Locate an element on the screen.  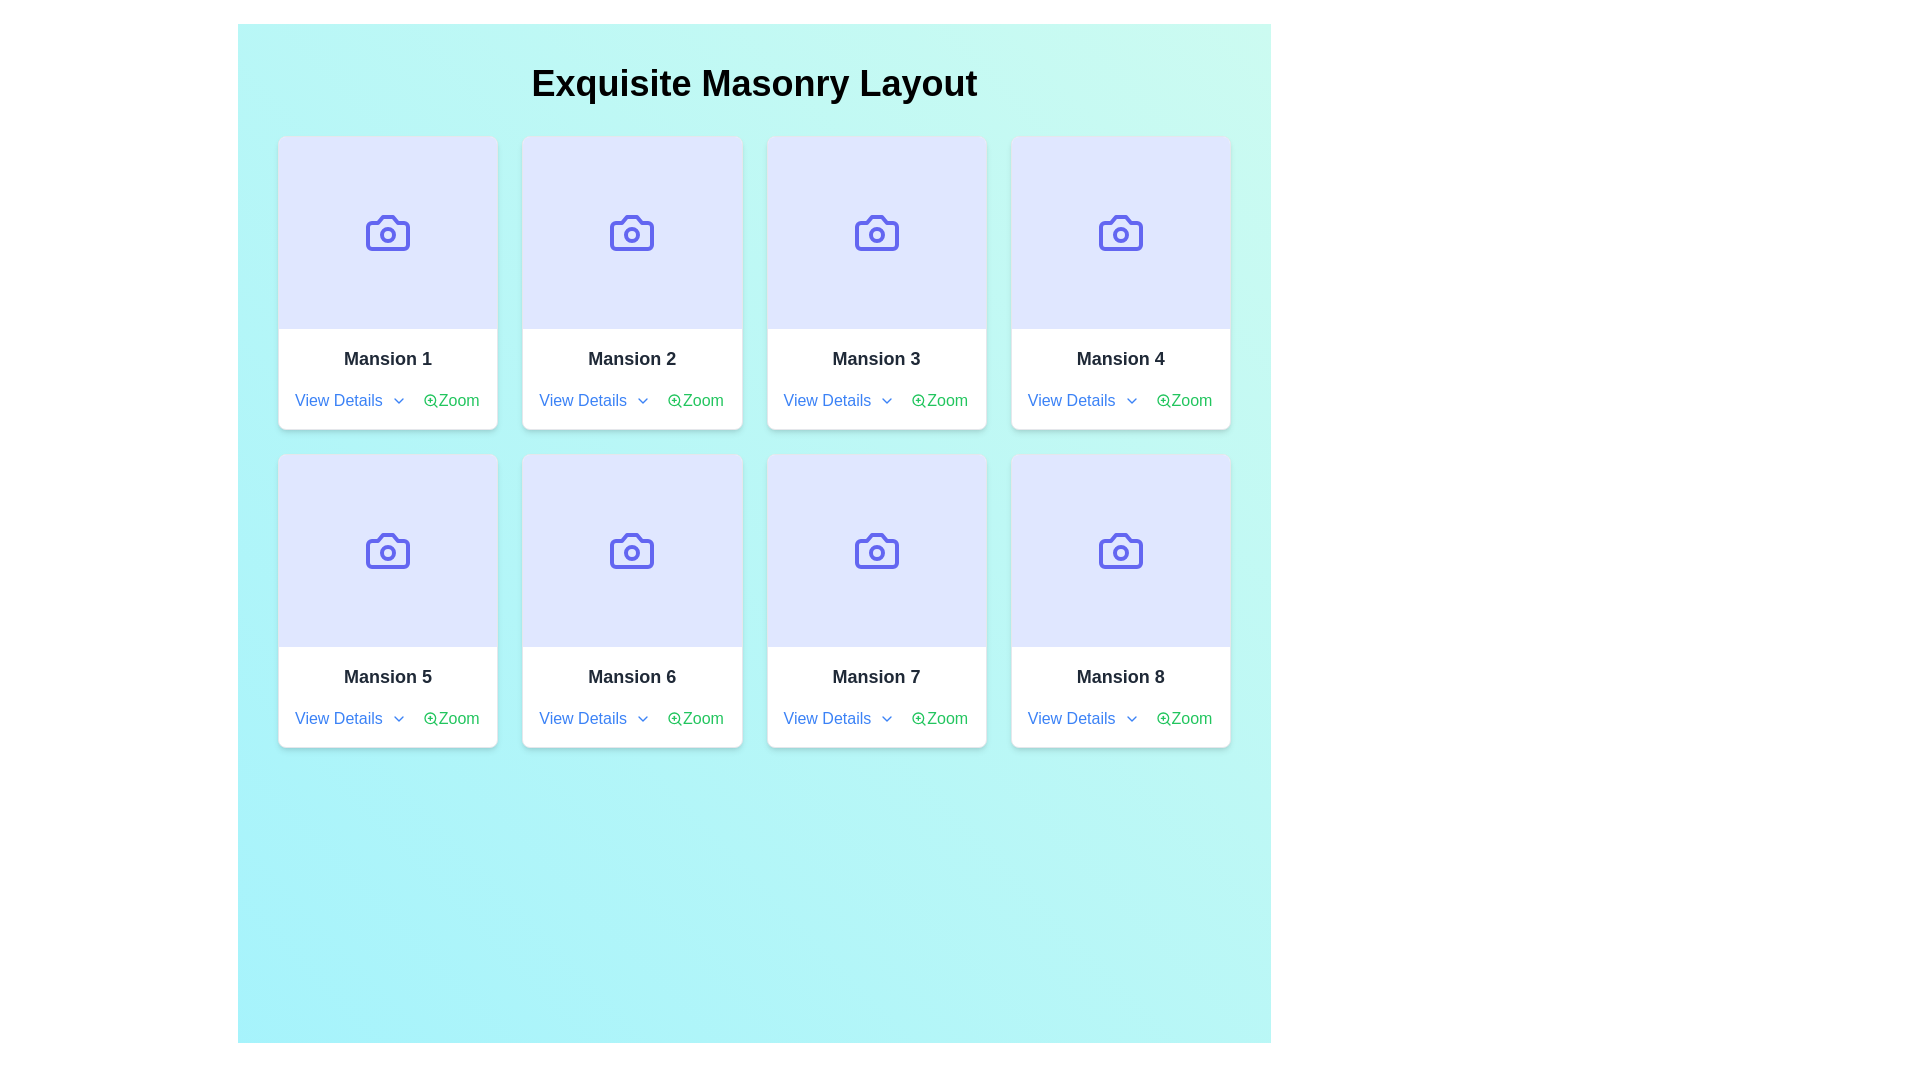
the fifth card in the gallery layout representing 'Mansion 5' is located at coordinates (388, 600).